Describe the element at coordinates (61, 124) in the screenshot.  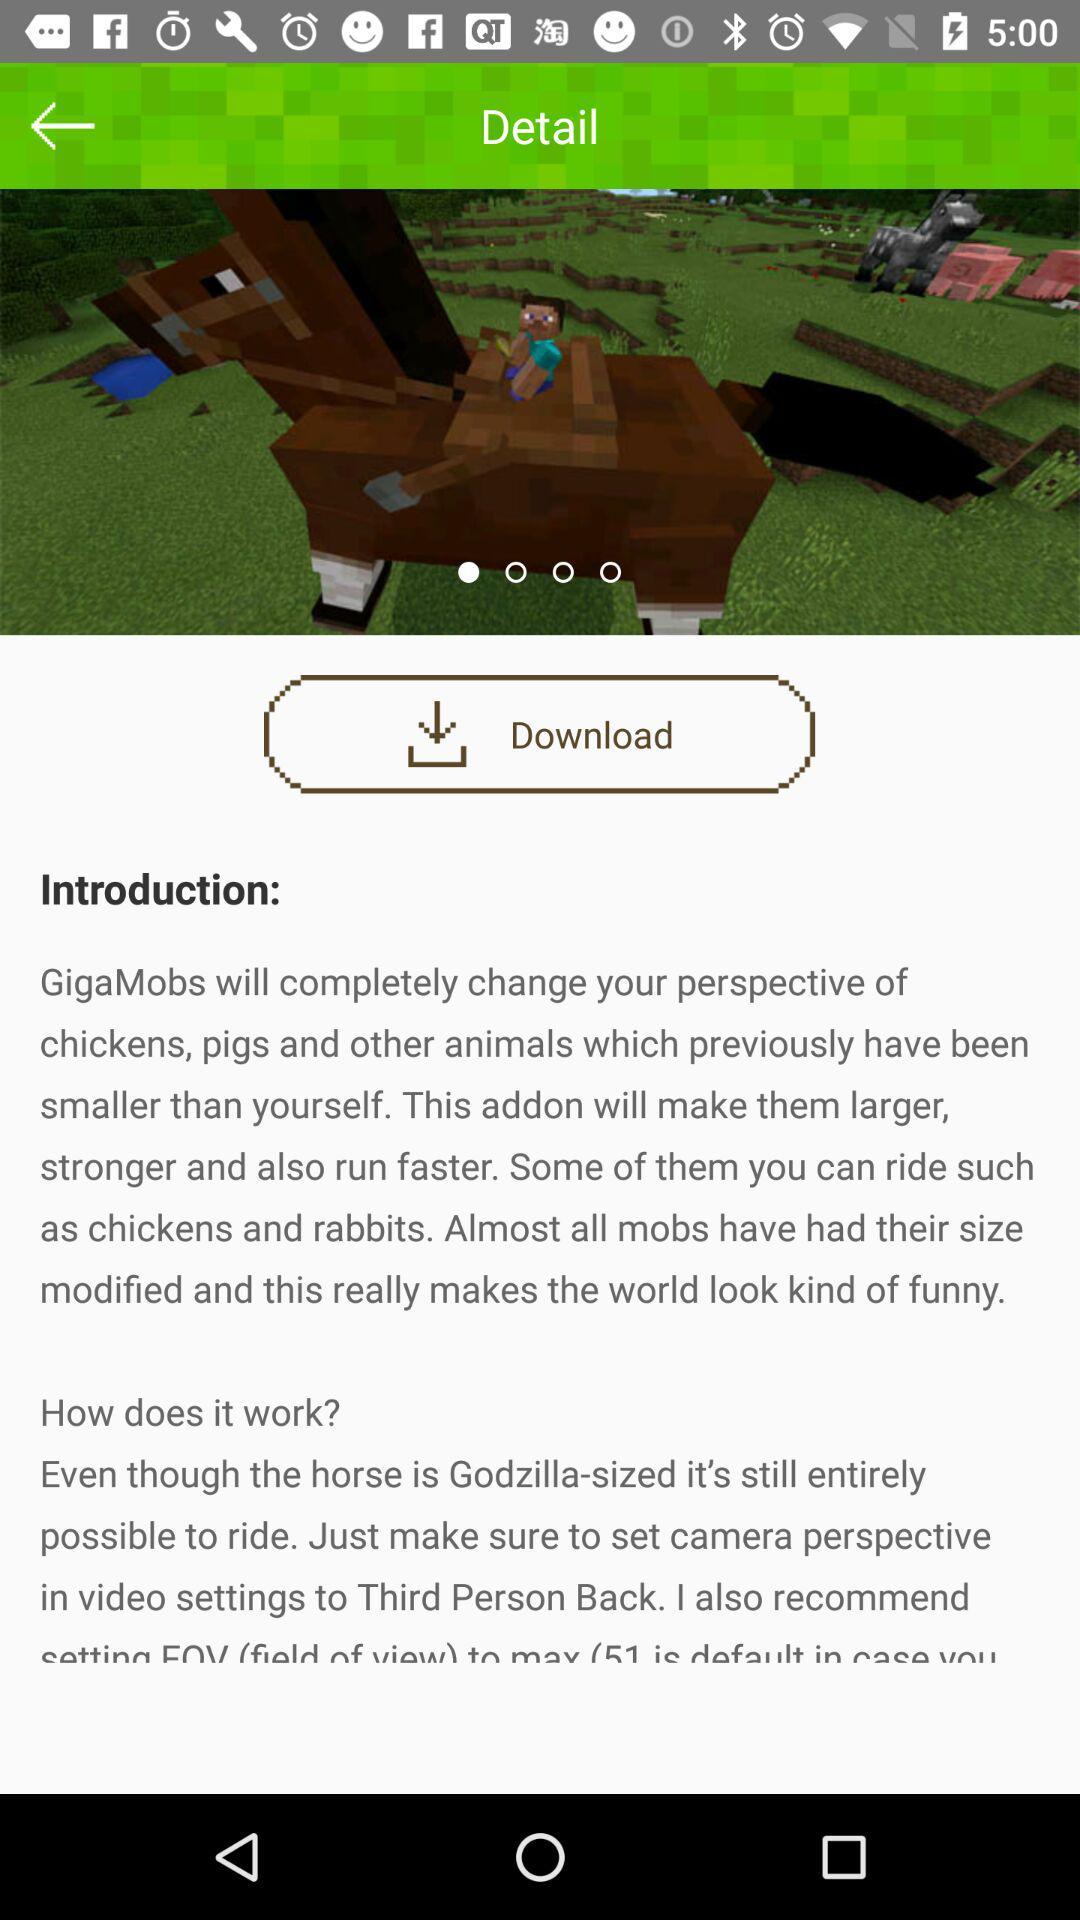
I see `the arrow_backward icon` at that location.